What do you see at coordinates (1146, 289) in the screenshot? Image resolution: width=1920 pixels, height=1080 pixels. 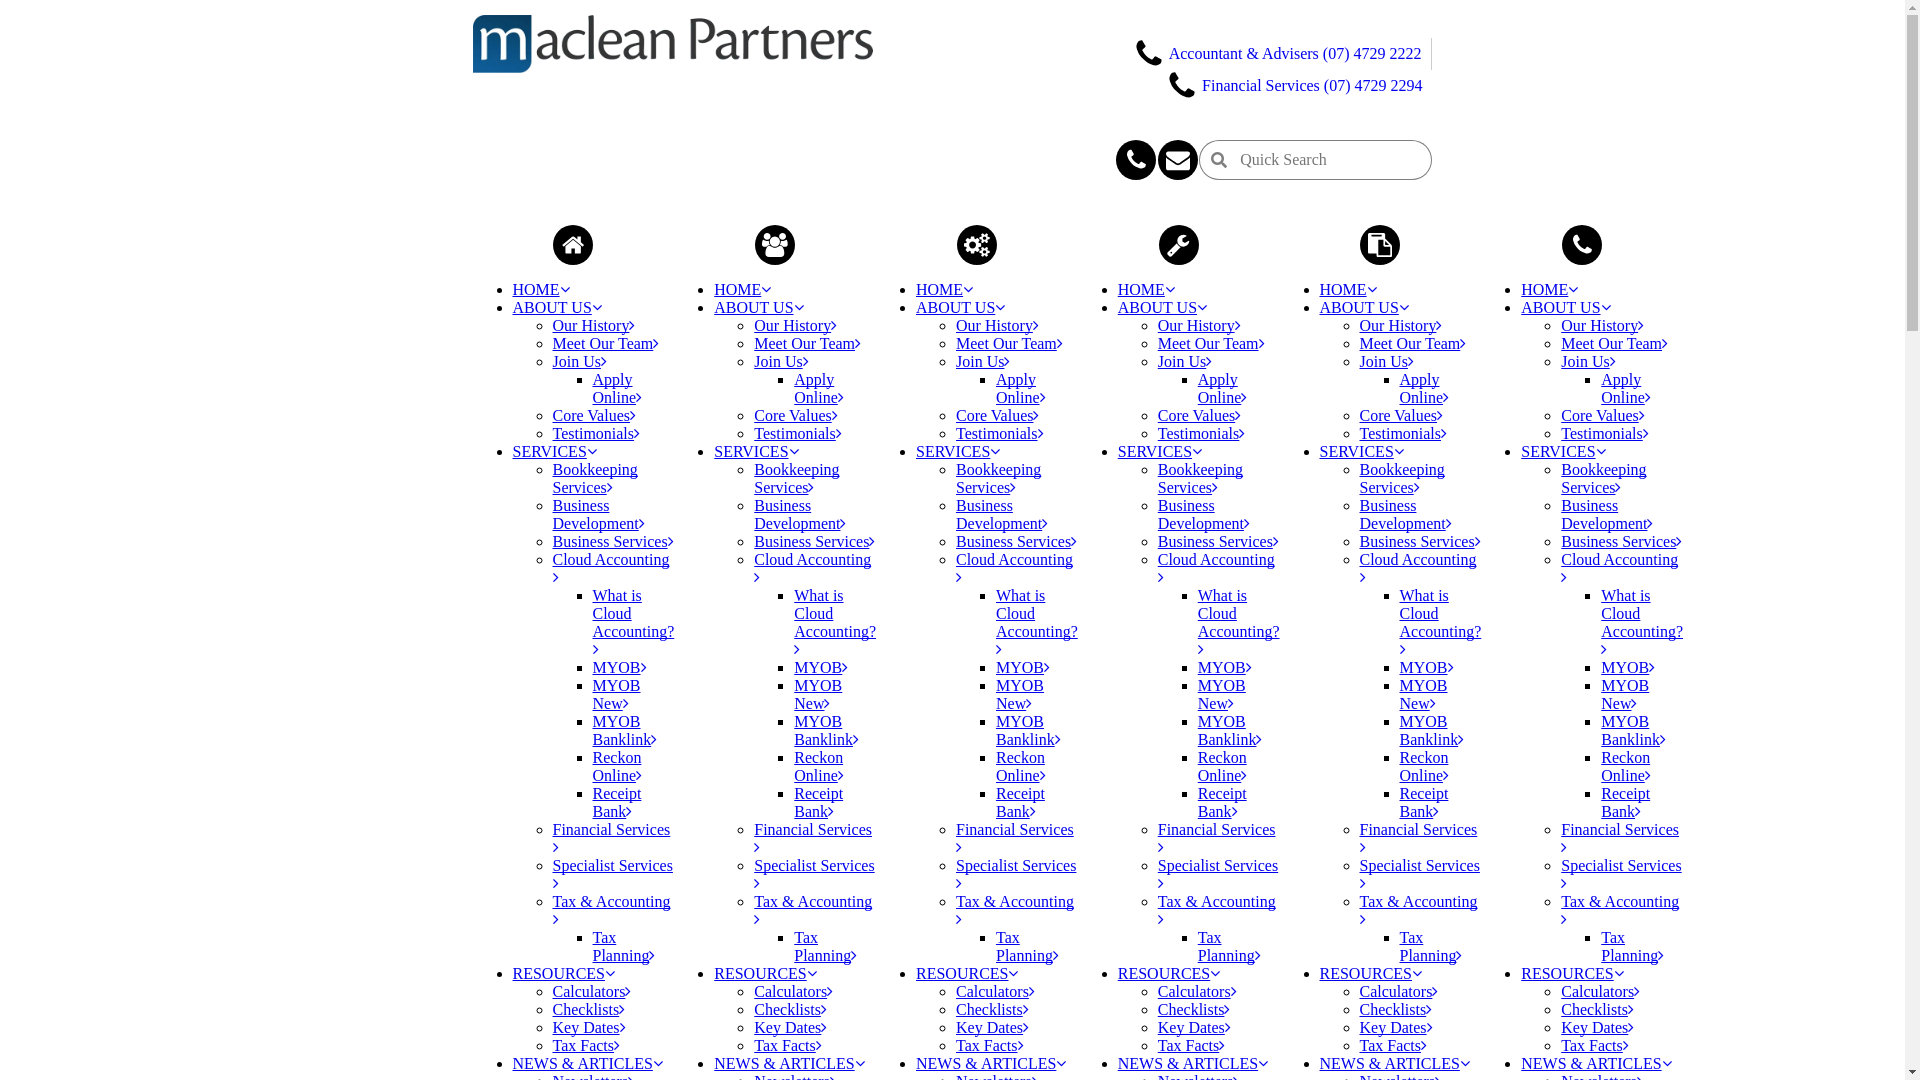 I see `'HOME'` at bounding box center [1146, 289].